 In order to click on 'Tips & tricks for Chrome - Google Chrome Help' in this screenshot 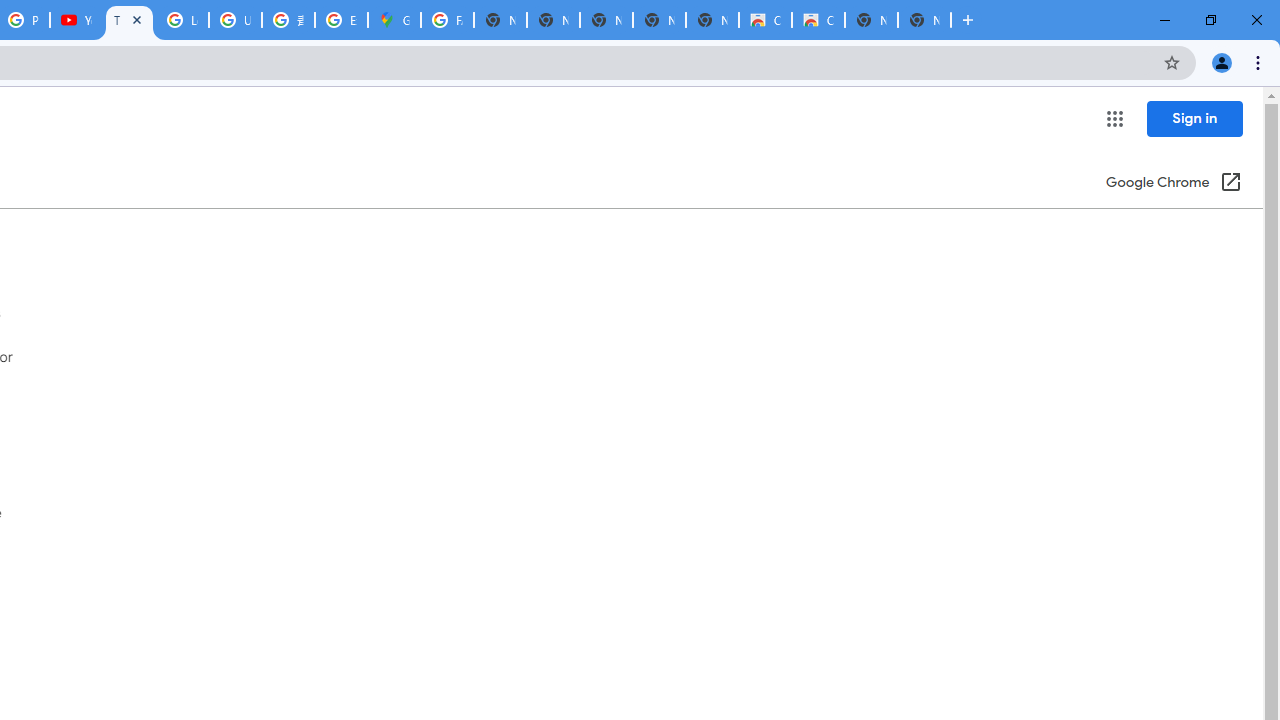, I will do `click(128, 20)`.